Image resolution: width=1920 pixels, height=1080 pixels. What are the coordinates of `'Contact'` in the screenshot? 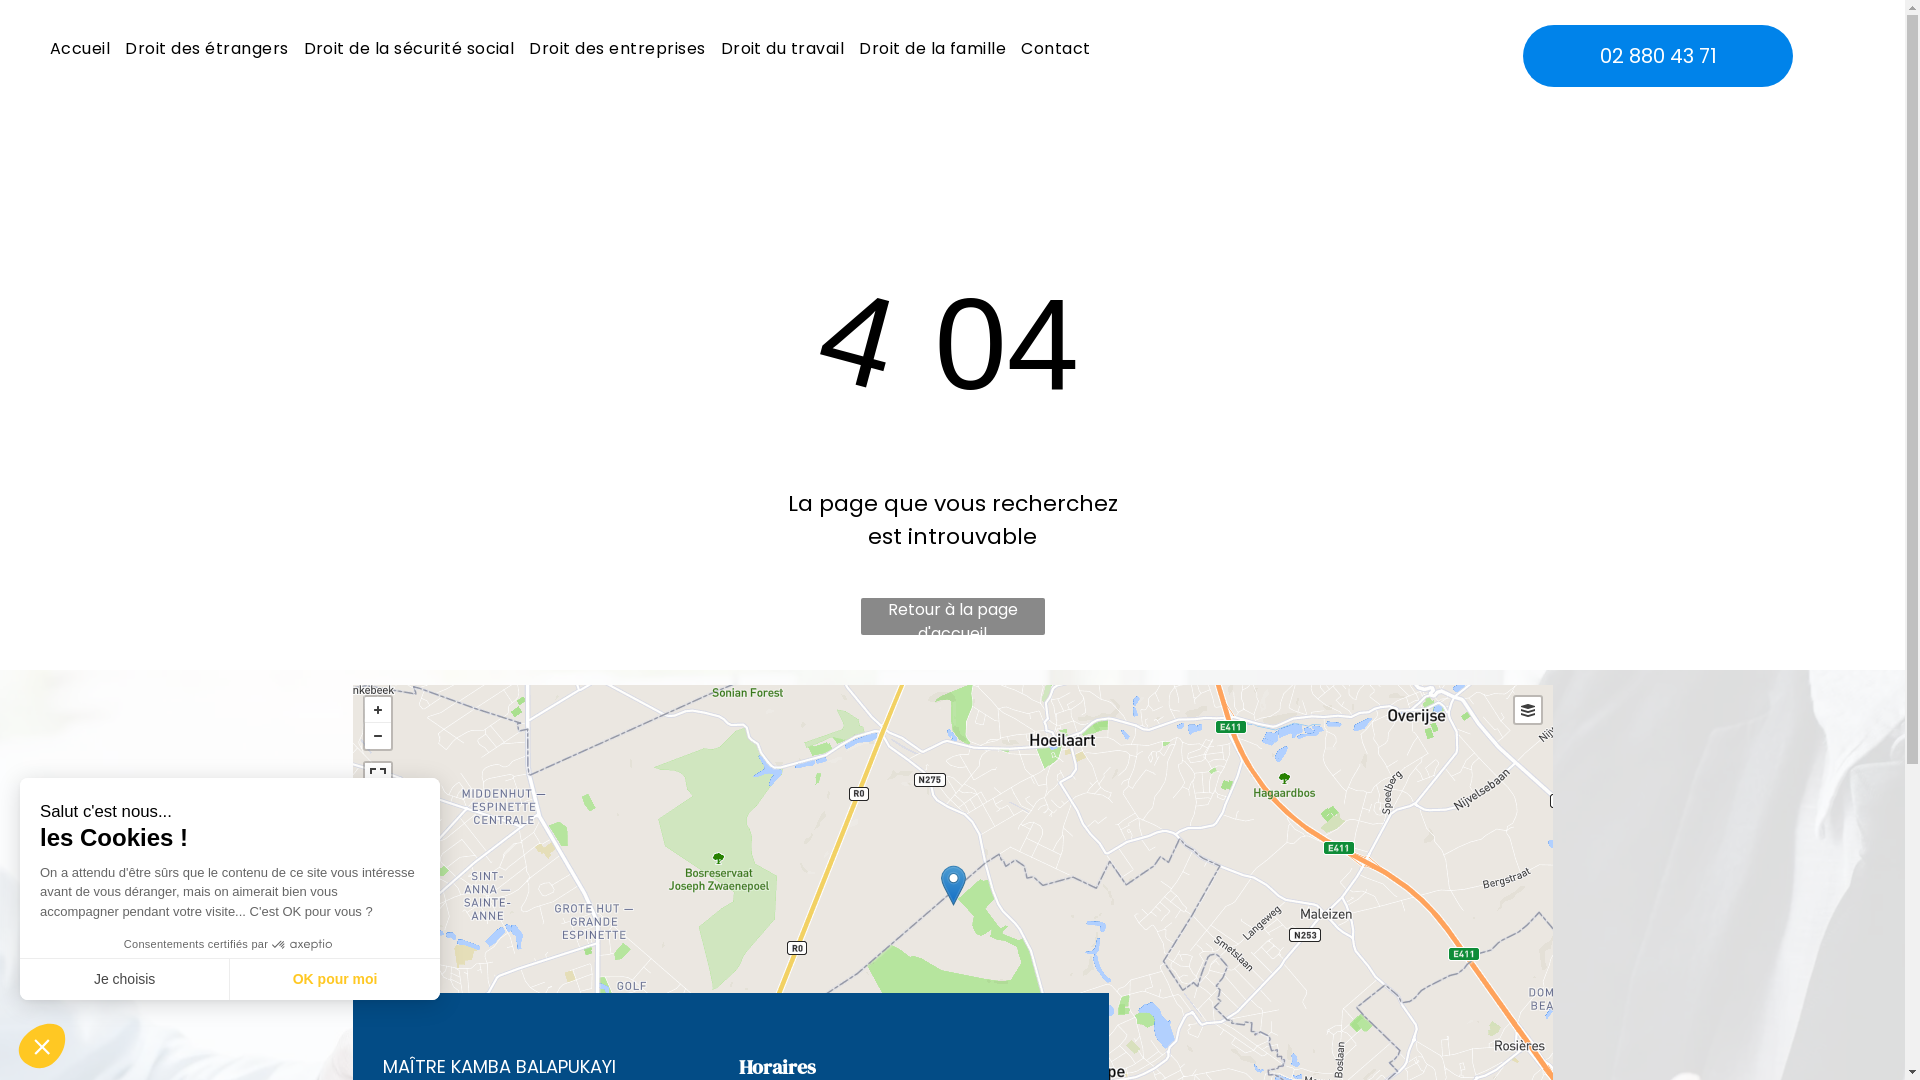 It's located at (1051, 48).